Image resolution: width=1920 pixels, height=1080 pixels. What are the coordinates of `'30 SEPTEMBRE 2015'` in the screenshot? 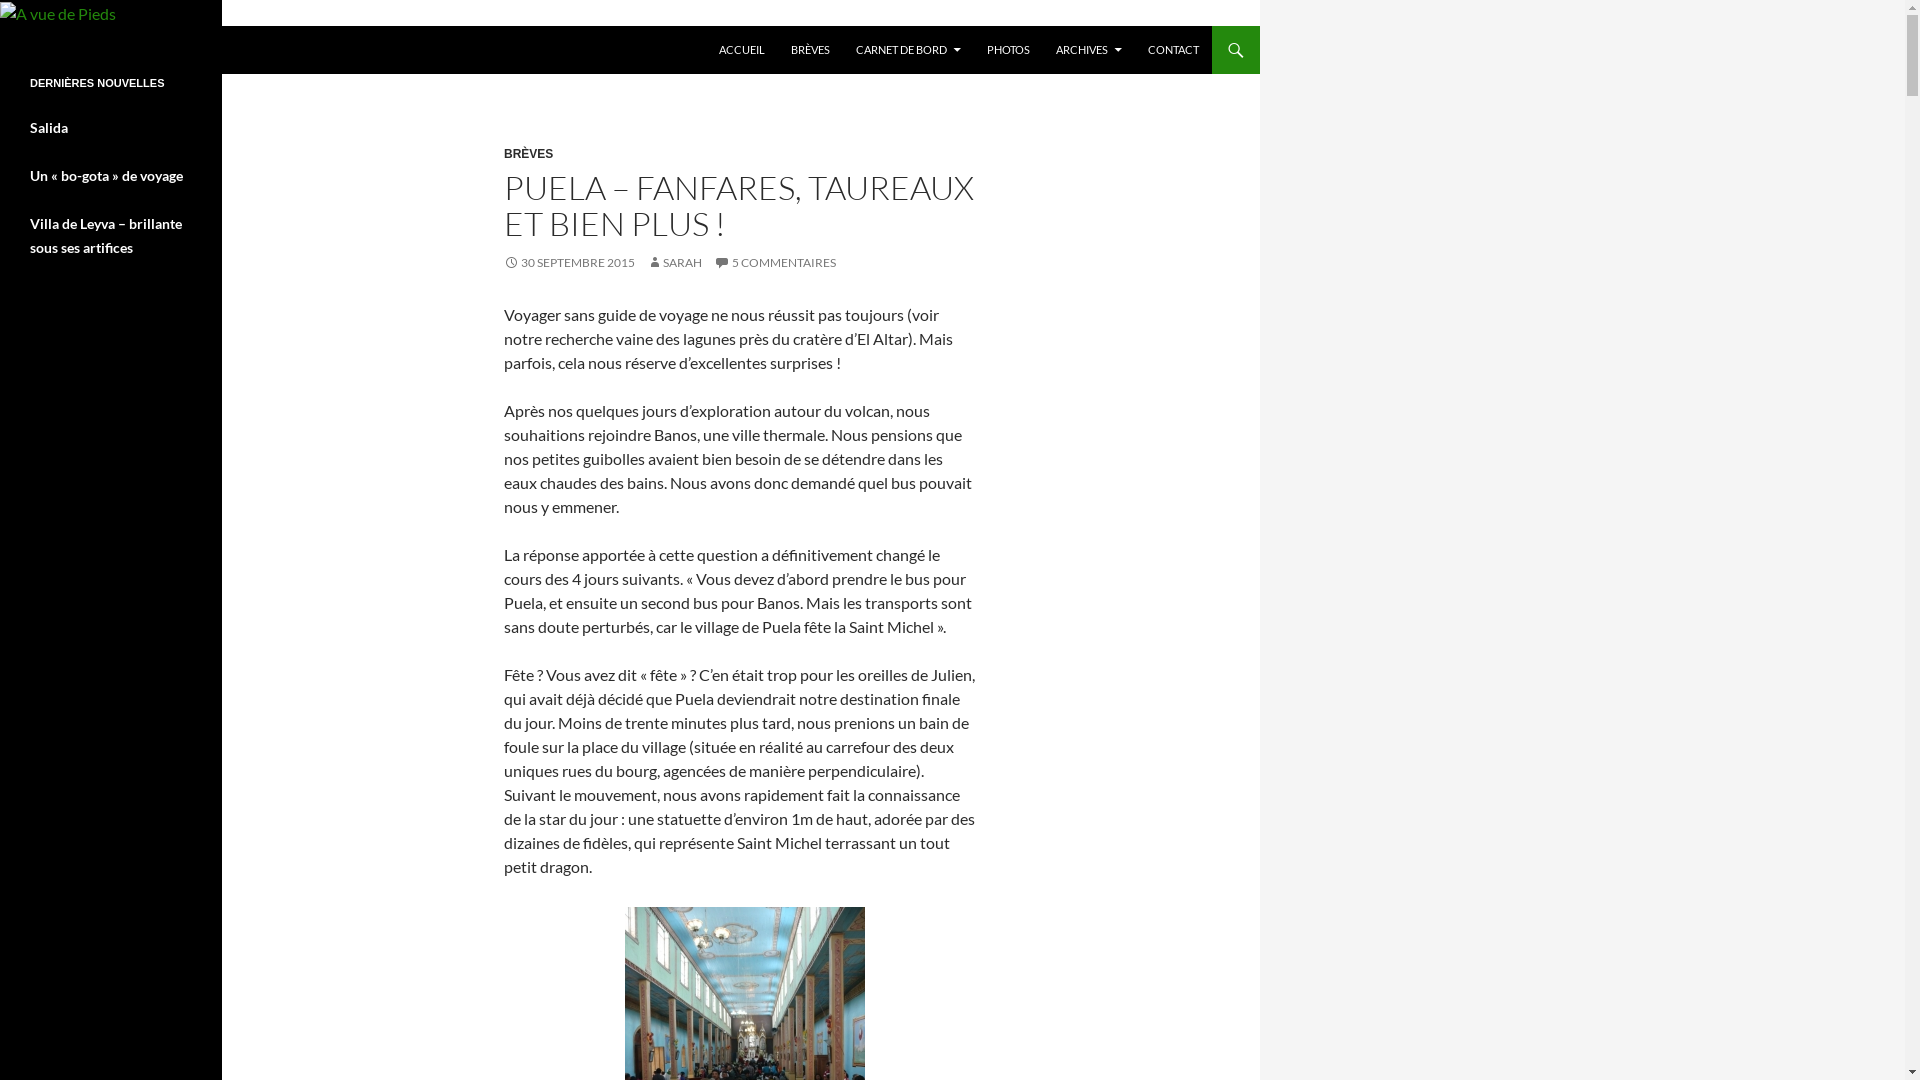 It's located at (568, 261).